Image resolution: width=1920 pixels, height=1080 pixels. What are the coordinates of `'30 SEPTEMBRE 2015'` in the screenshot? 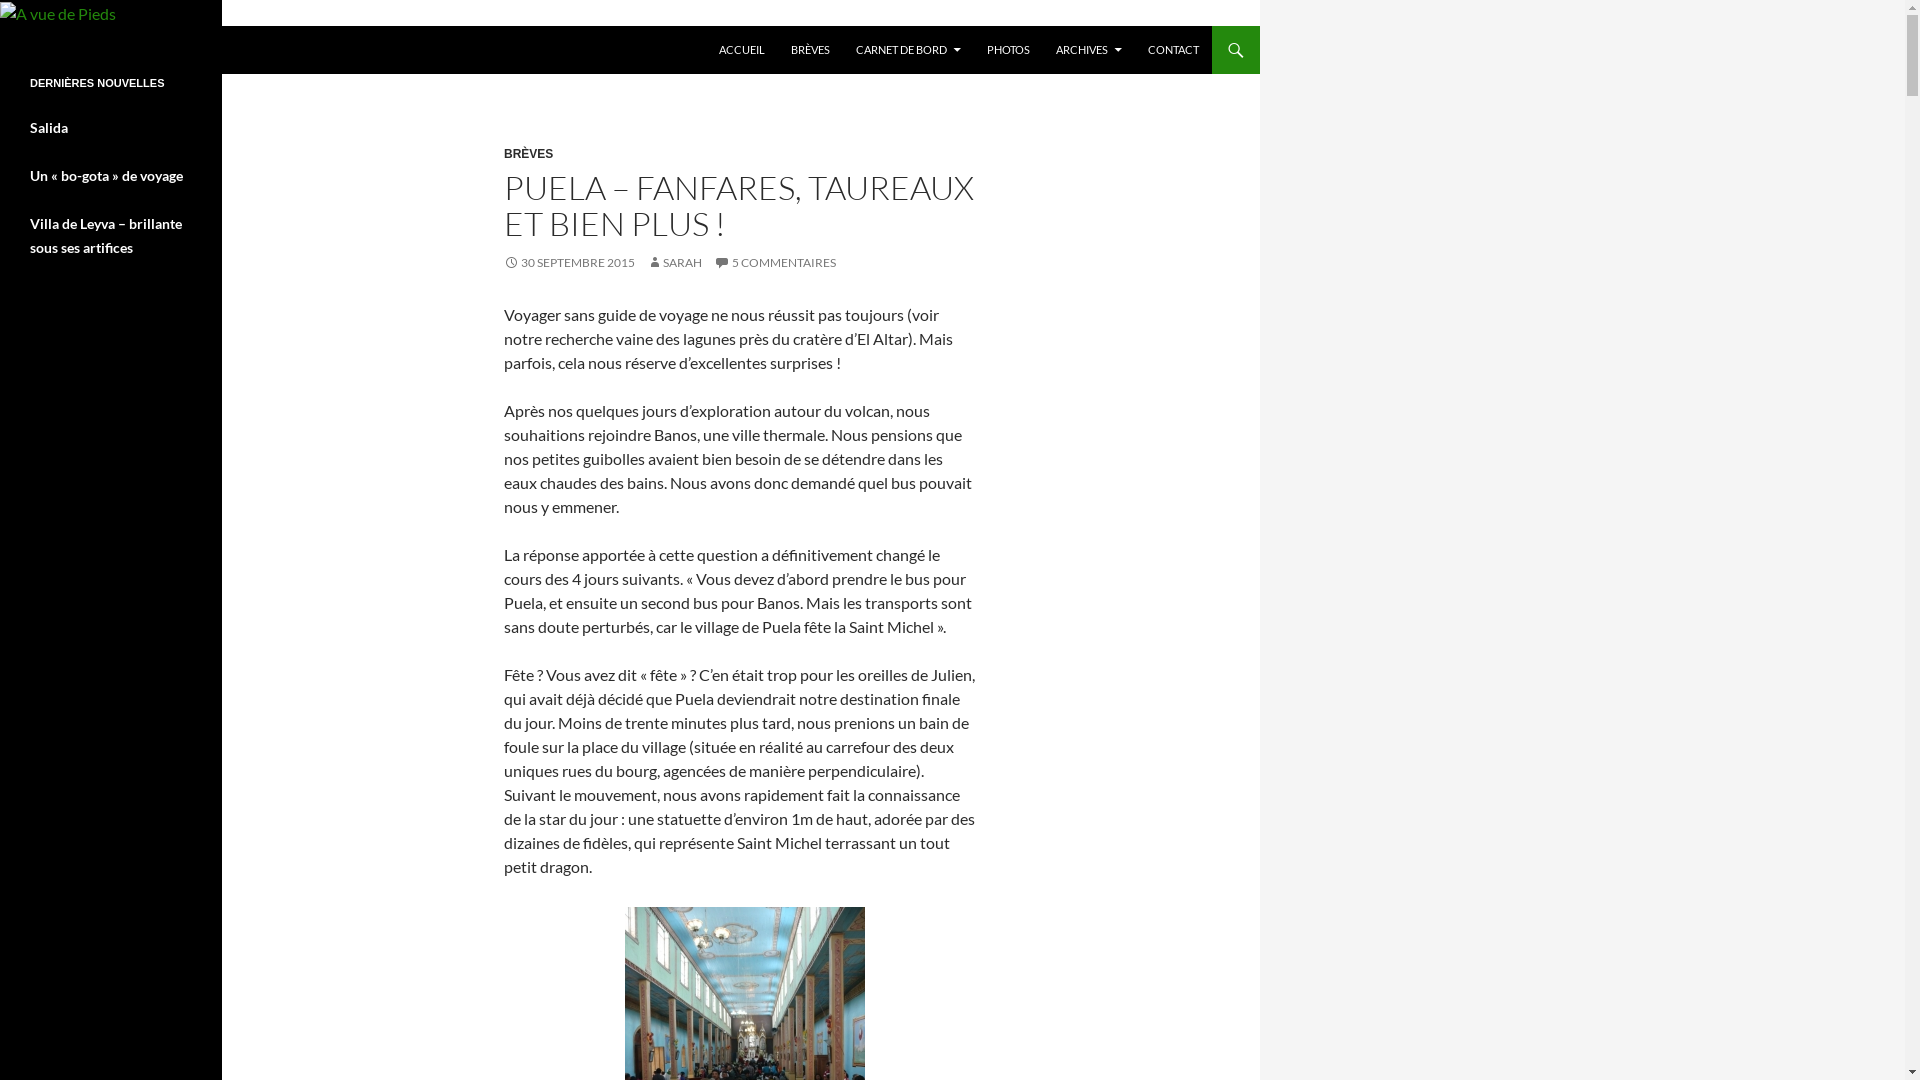 It's located at (568, 261).